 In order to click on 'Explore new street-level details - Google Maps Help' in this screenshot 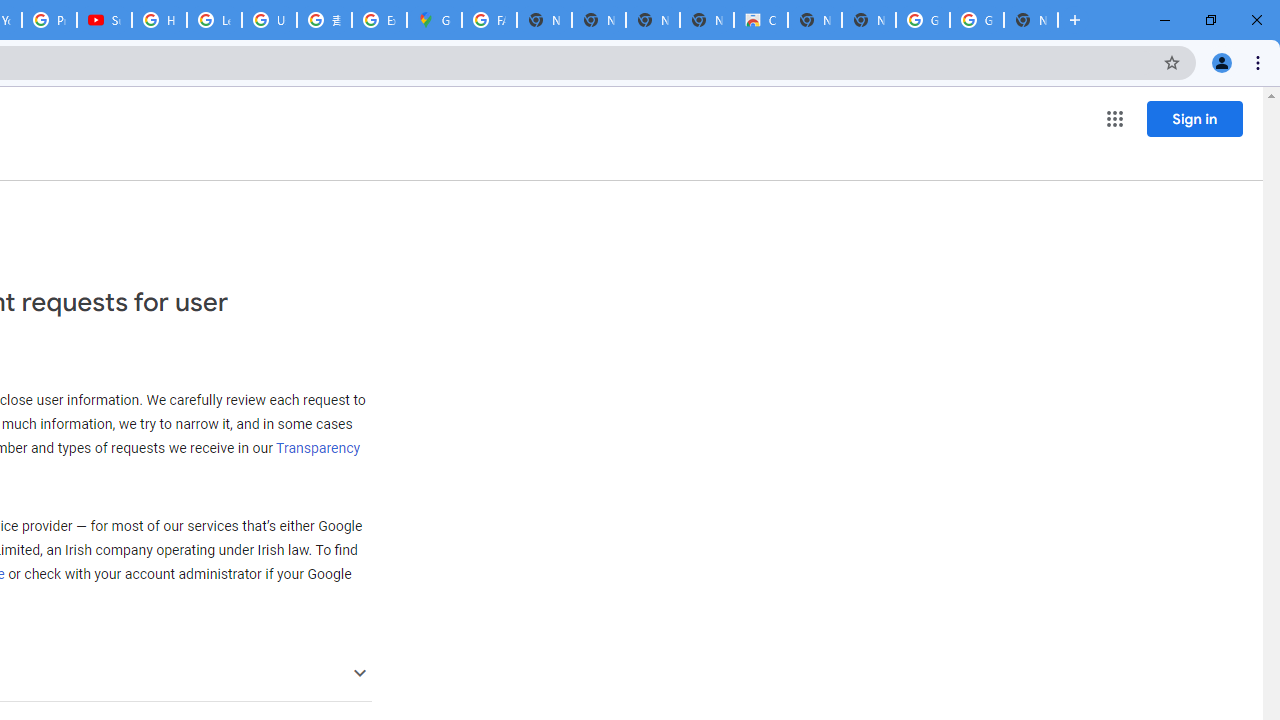, I will do `click(379, 20)`.